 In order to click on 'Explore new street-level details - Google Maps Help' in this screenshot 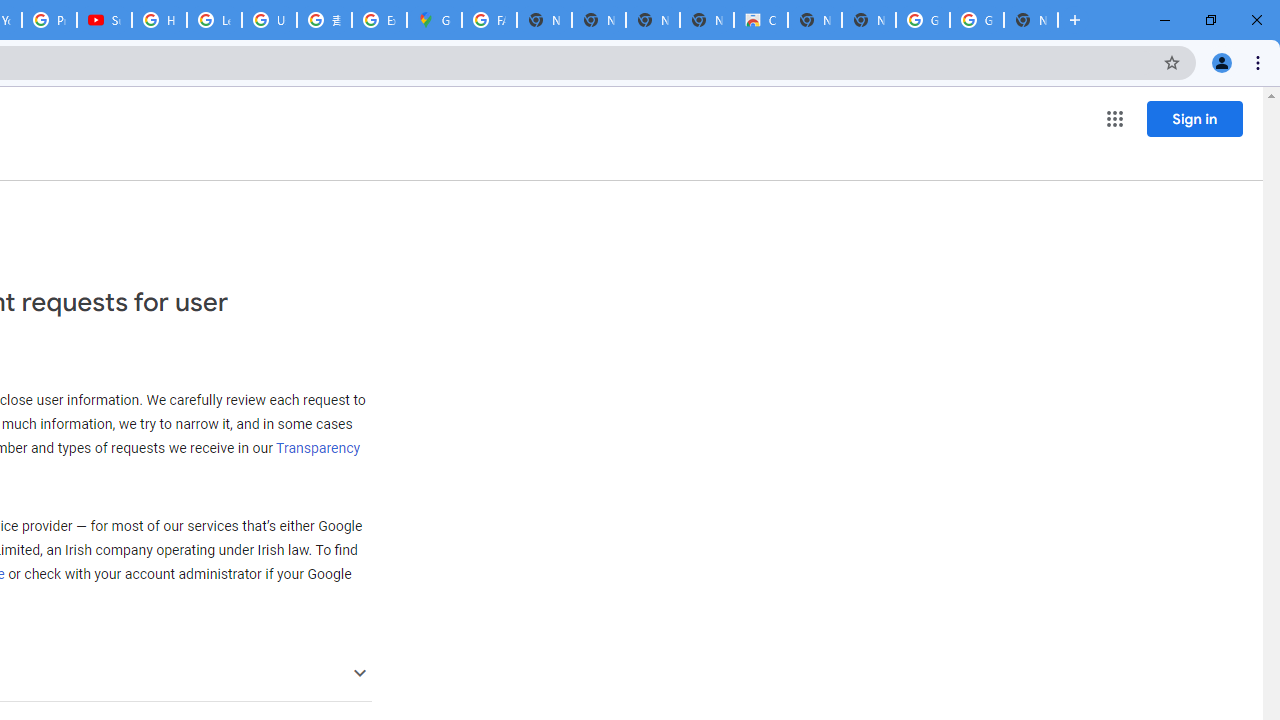, I will do `click(379, 20)`.